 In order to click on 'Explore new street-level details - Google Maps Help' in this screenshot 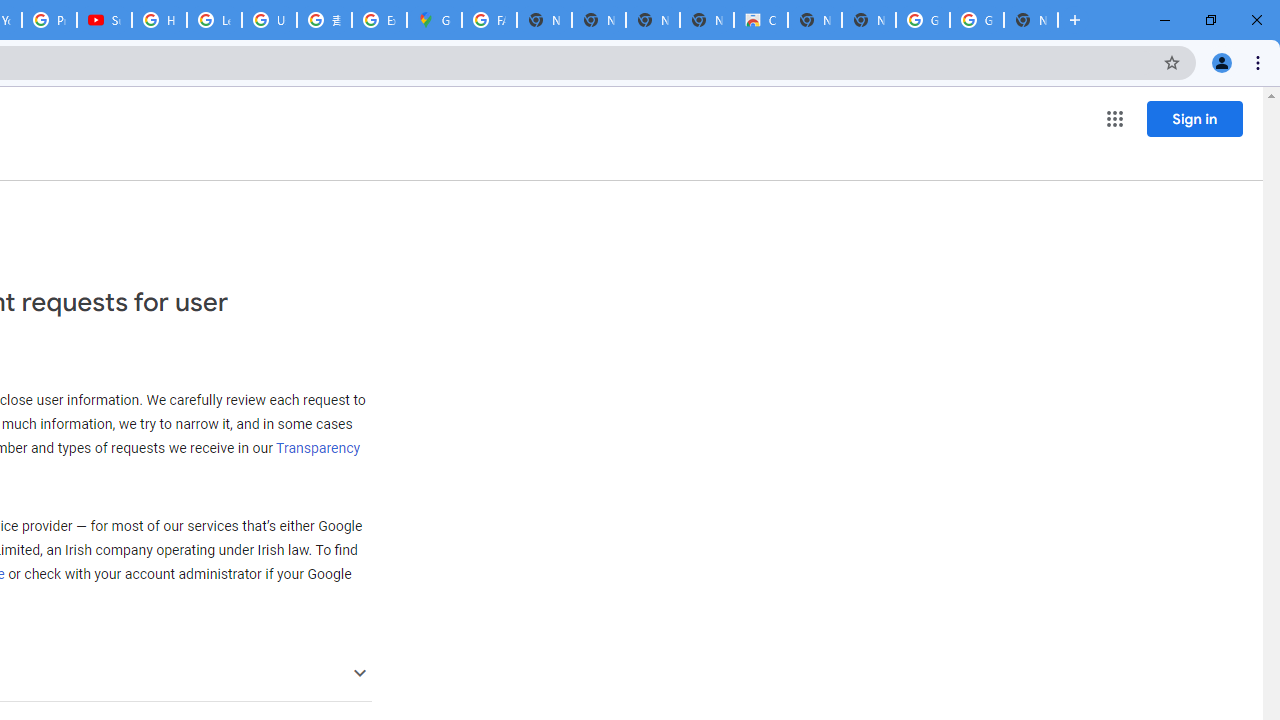, I will do `click(379, 20)`.